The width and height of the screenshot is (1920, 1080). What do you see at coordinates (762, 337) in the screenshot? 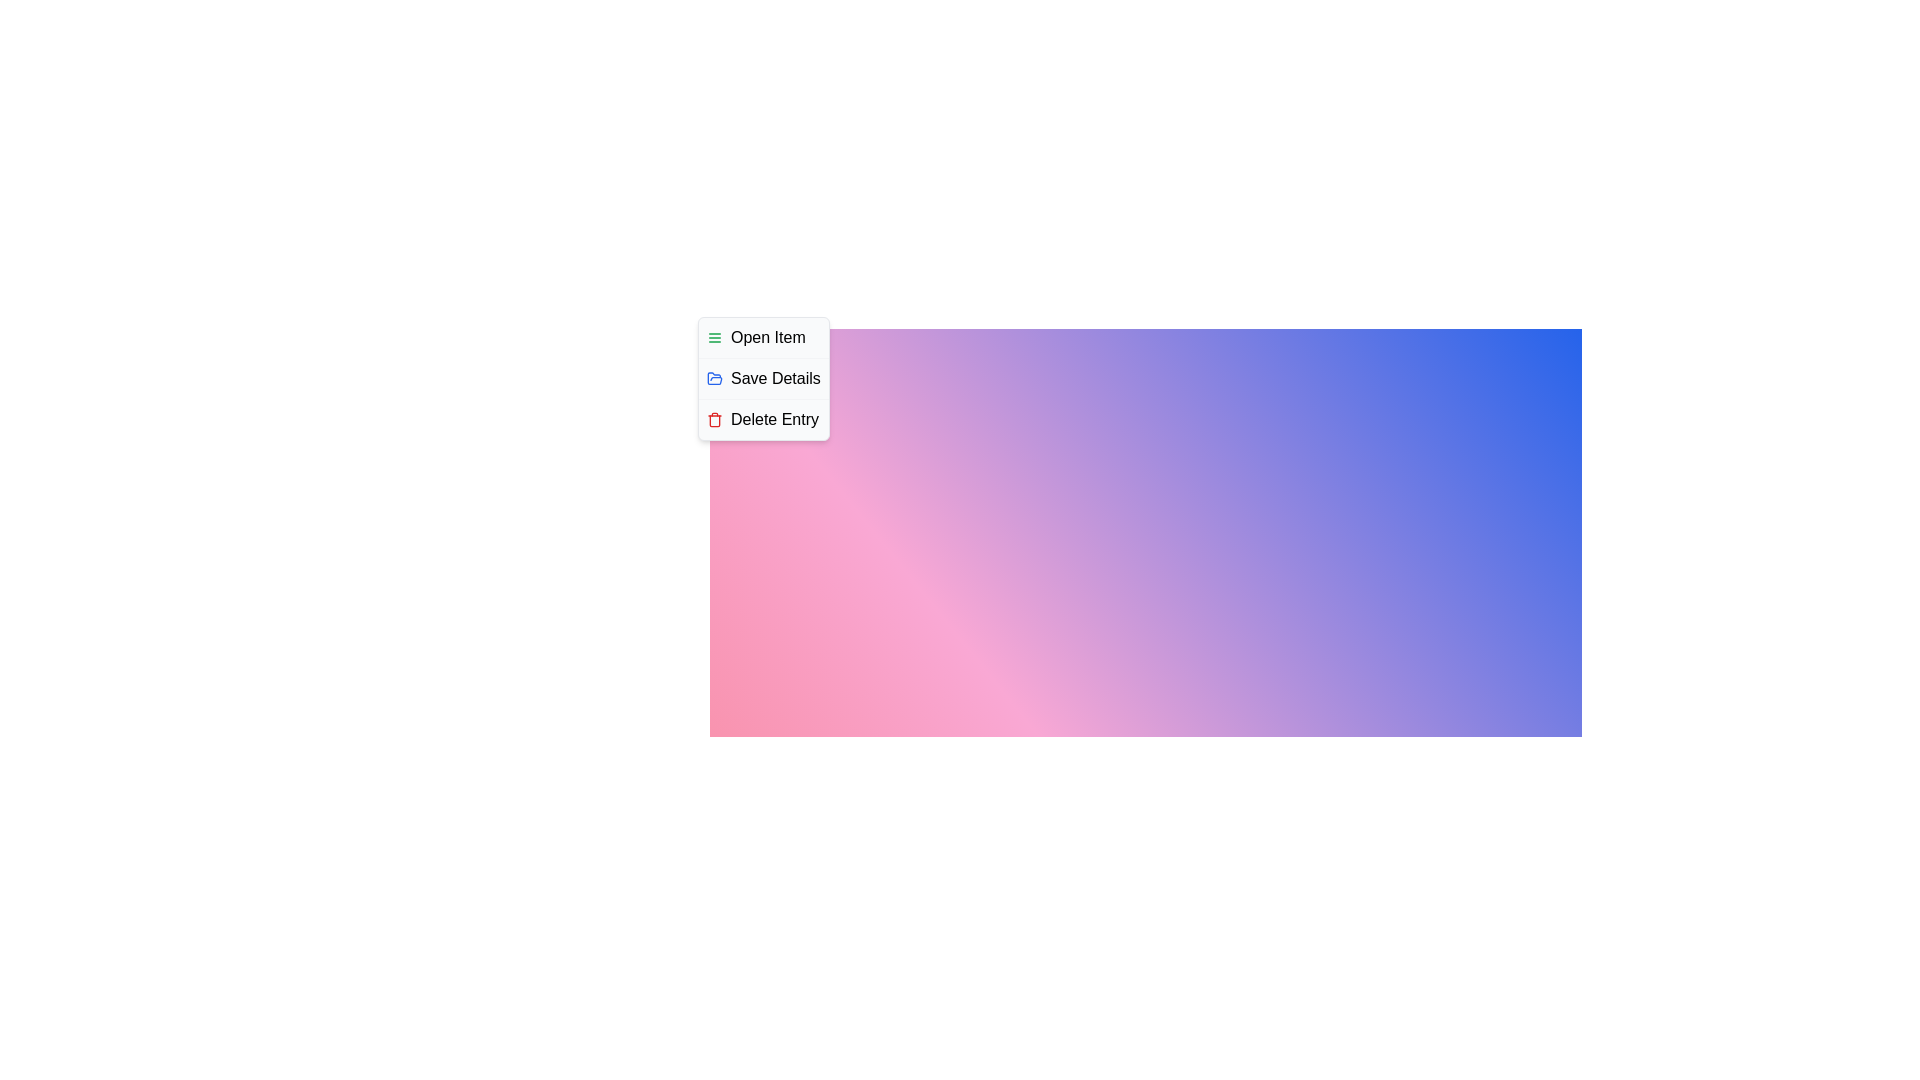
I see `the 'Open Item' option in the context menu` at bounding box center [762, 337].